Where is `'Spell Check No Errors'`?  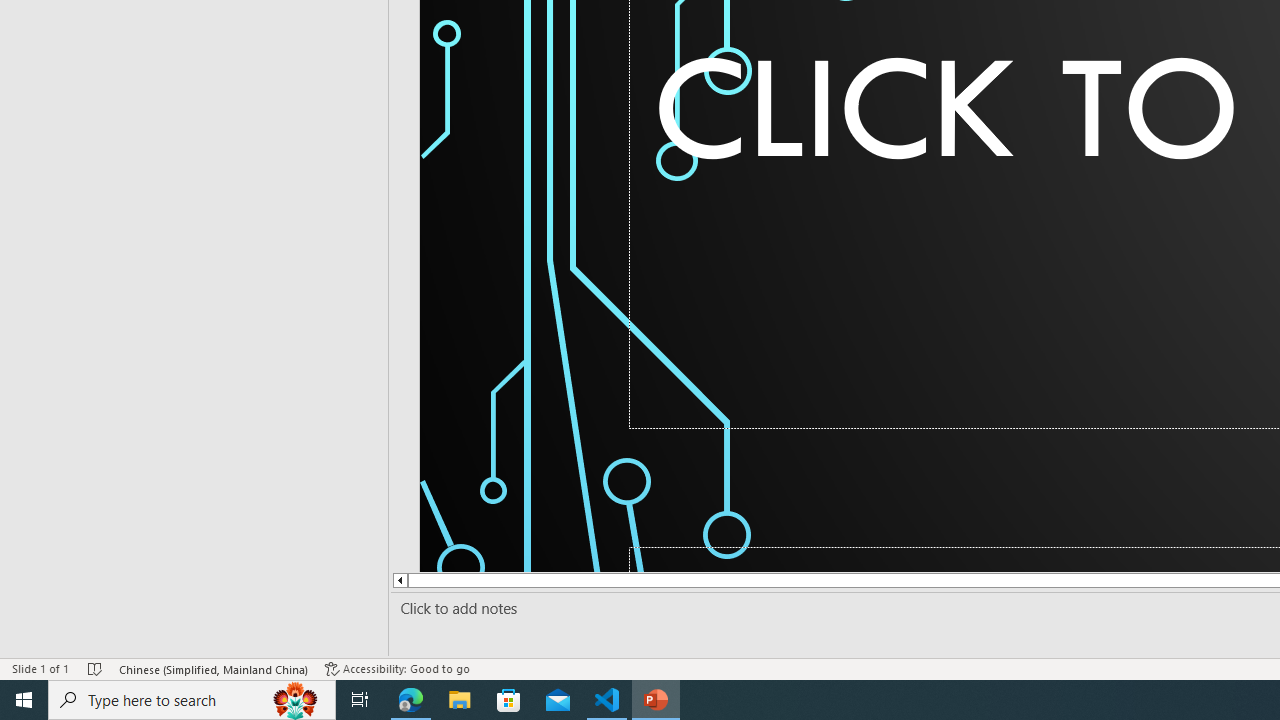 'Spell Check No Errors' is located at coordinates (95, 669).